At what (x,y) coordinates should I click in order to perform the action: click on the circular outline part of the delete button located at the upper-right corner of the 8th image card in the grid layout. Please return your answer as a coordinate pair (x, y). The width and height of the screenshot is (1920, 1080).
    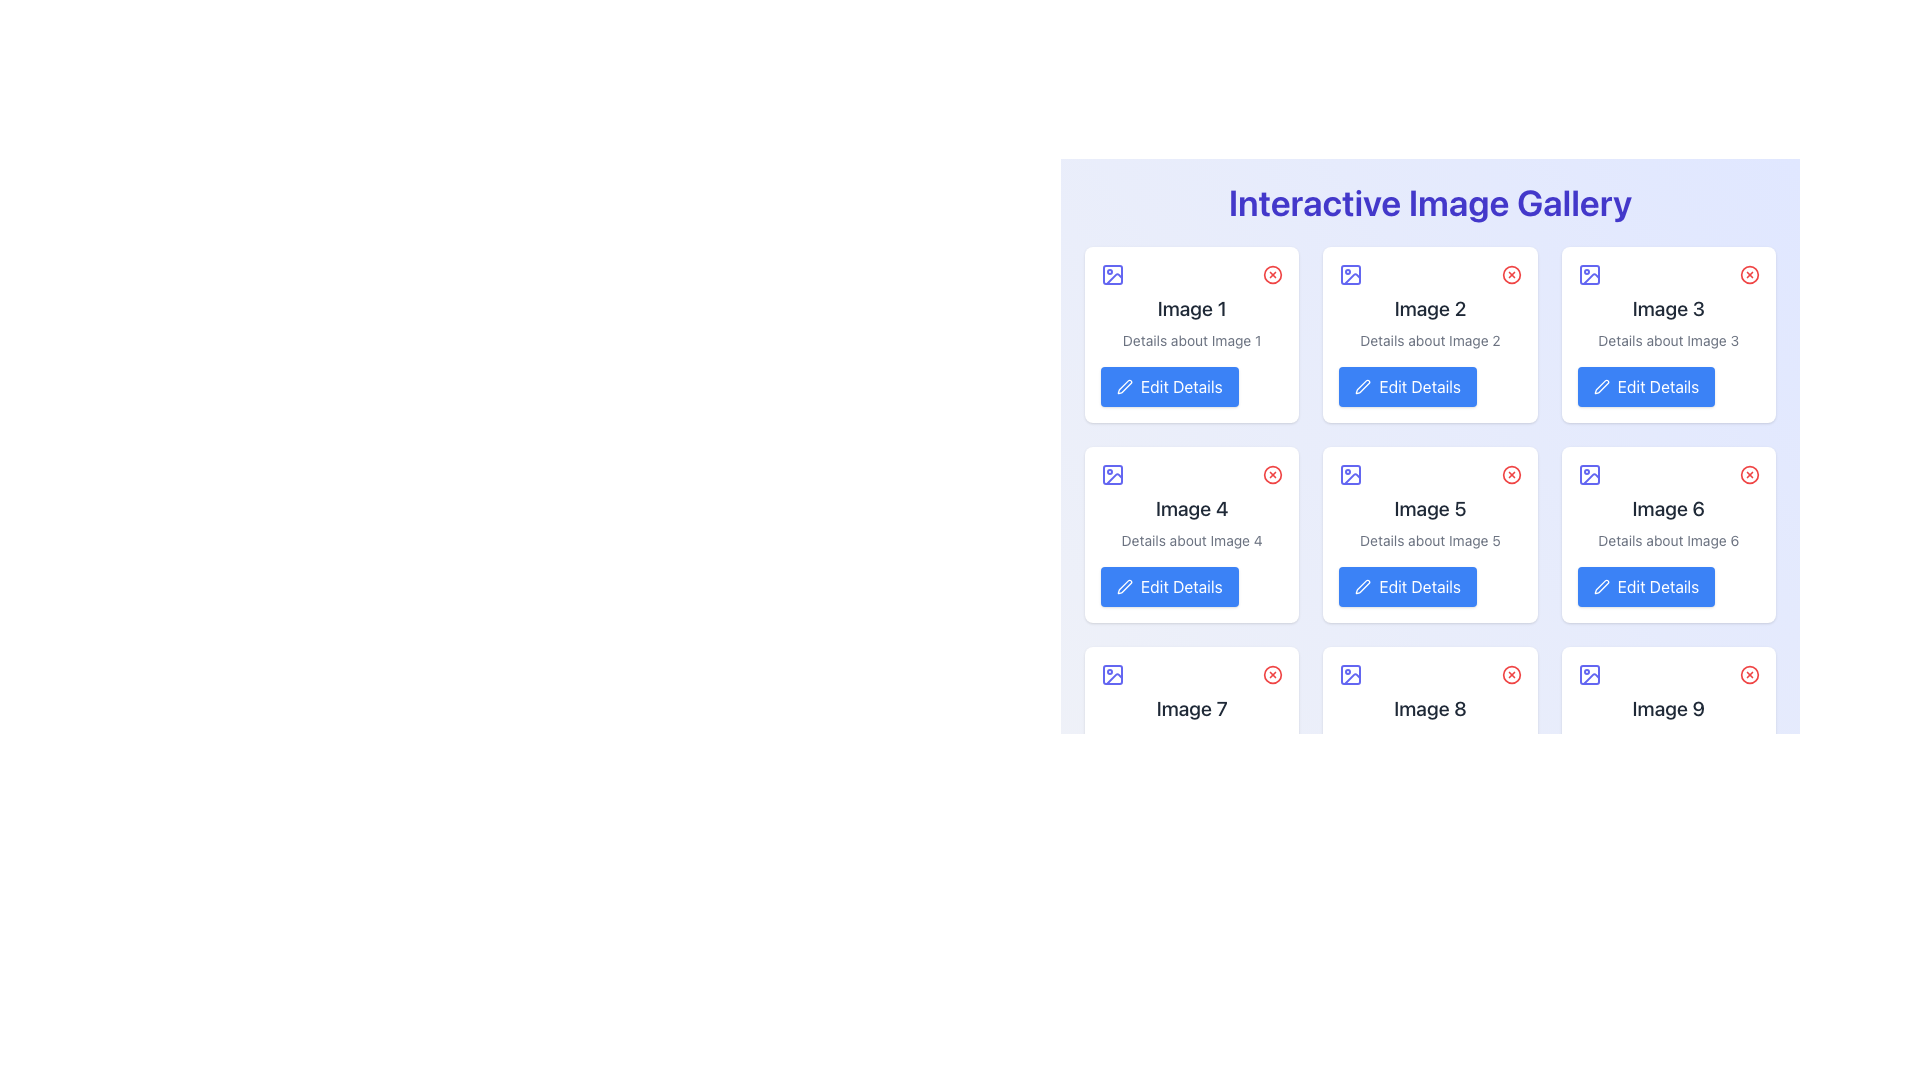
    Looking at the image, I should click on (1511, 675).